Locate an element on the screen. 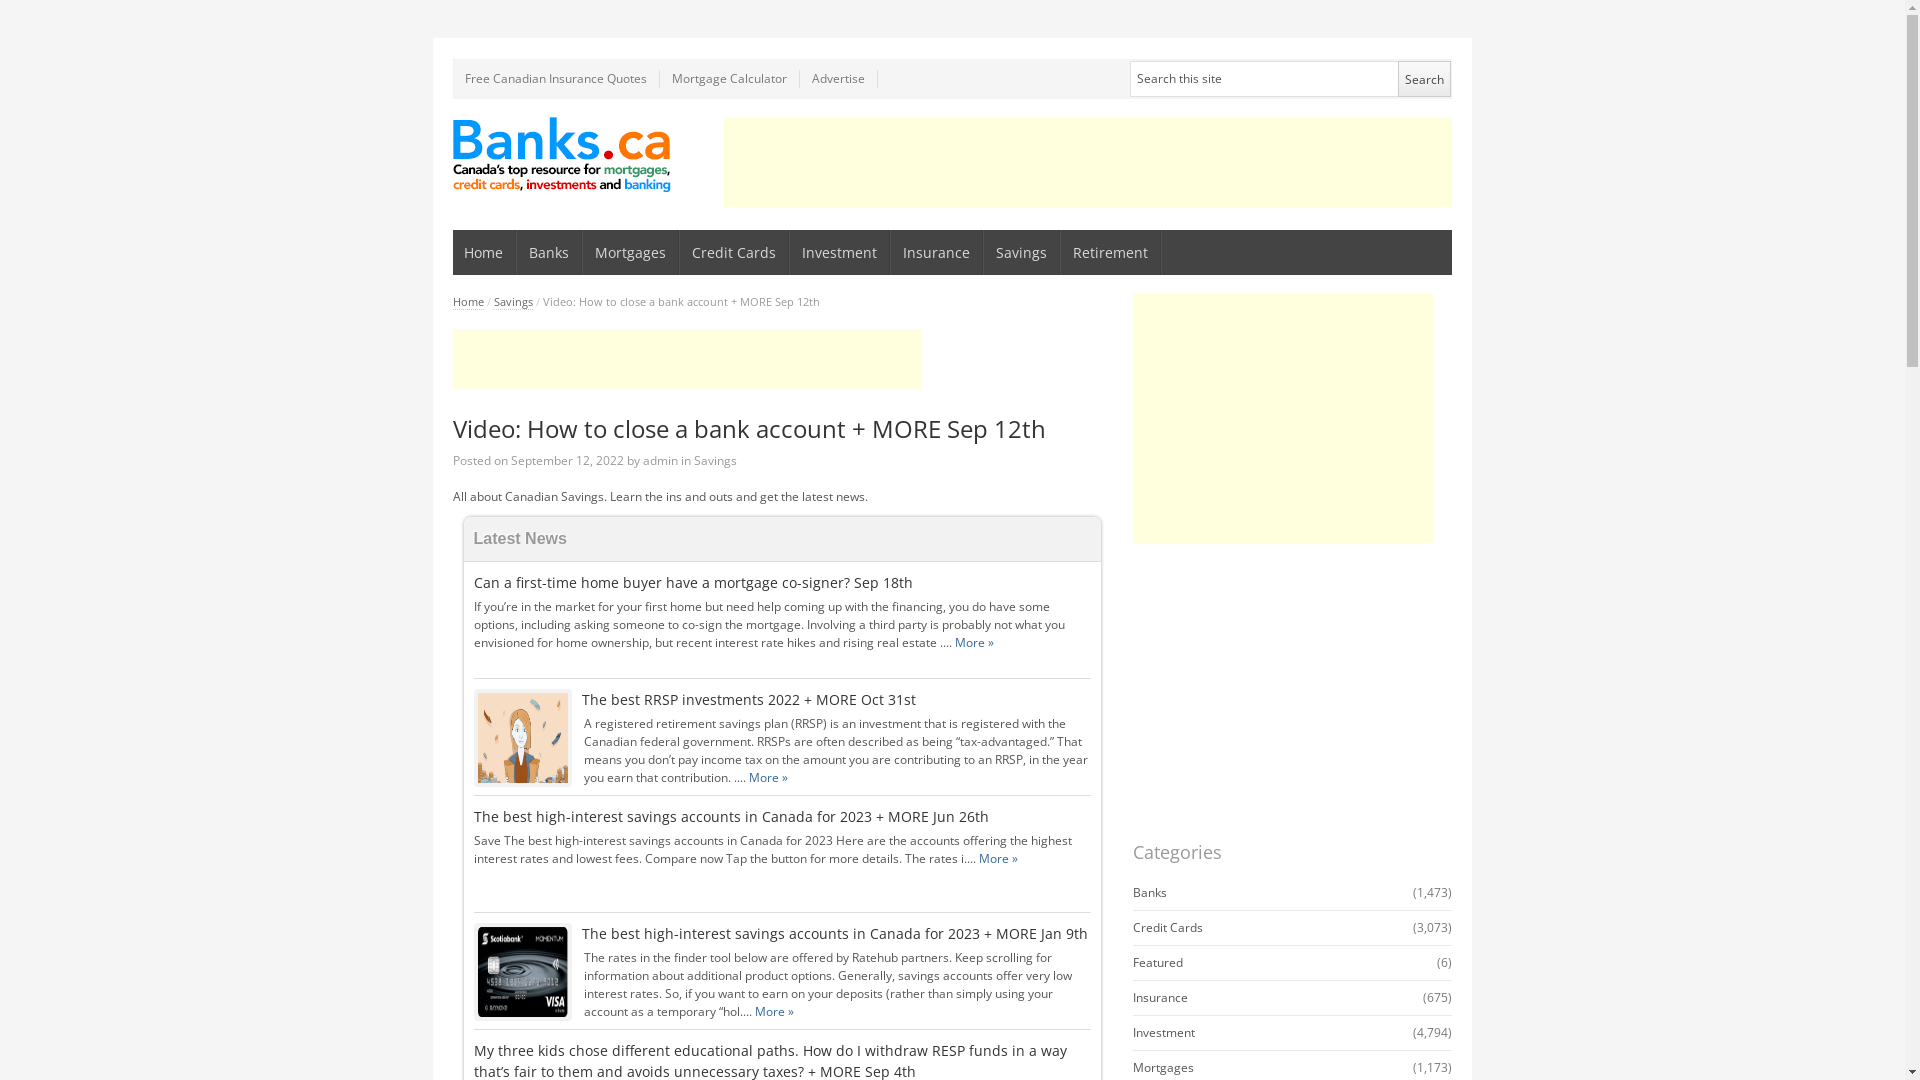 The image size is (1920, 1080). 'Free Canadian Insurance Quotes' is located at coordinates (450, 77).